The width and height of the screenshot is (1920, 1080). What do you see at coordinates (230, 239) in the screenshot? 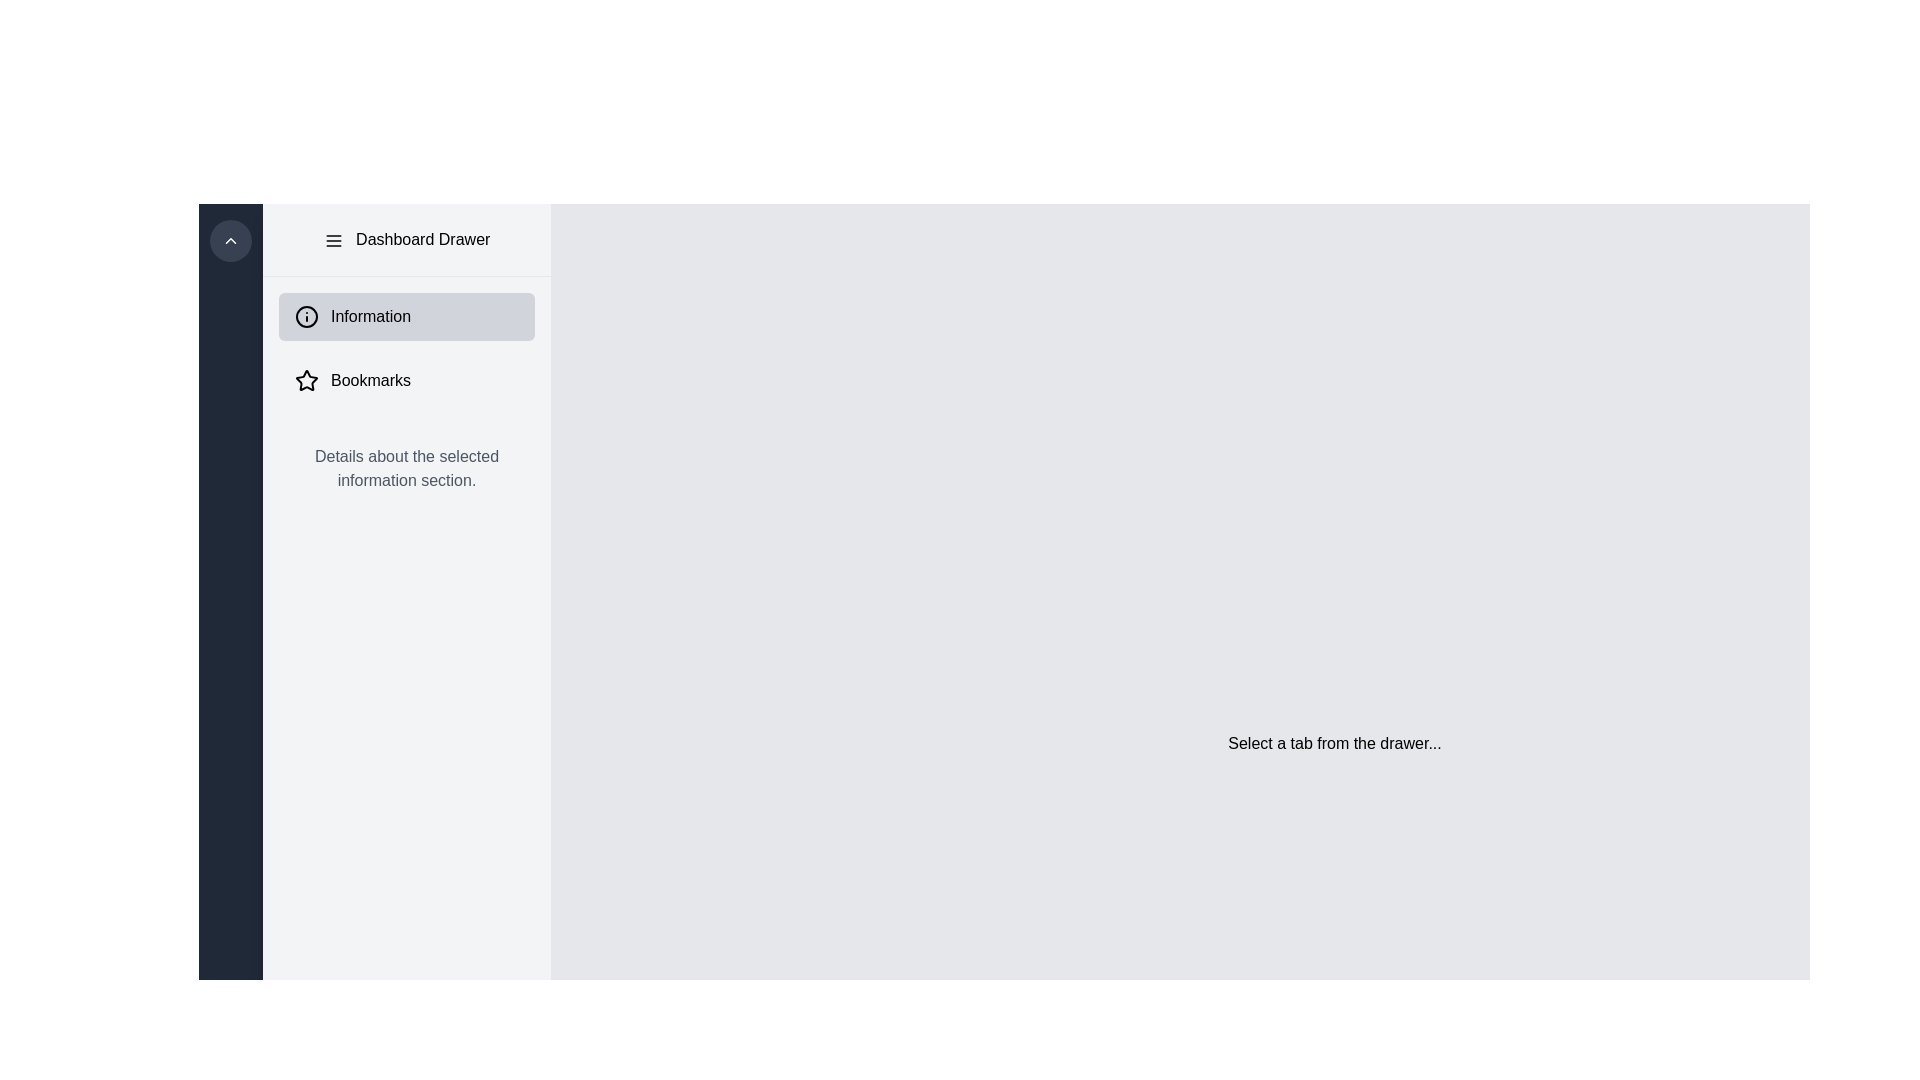
I see `the chevron-up icon located inside a dark gray circular button on the top segment of the vertical side navigation bar` at bounding box center [230, 239].